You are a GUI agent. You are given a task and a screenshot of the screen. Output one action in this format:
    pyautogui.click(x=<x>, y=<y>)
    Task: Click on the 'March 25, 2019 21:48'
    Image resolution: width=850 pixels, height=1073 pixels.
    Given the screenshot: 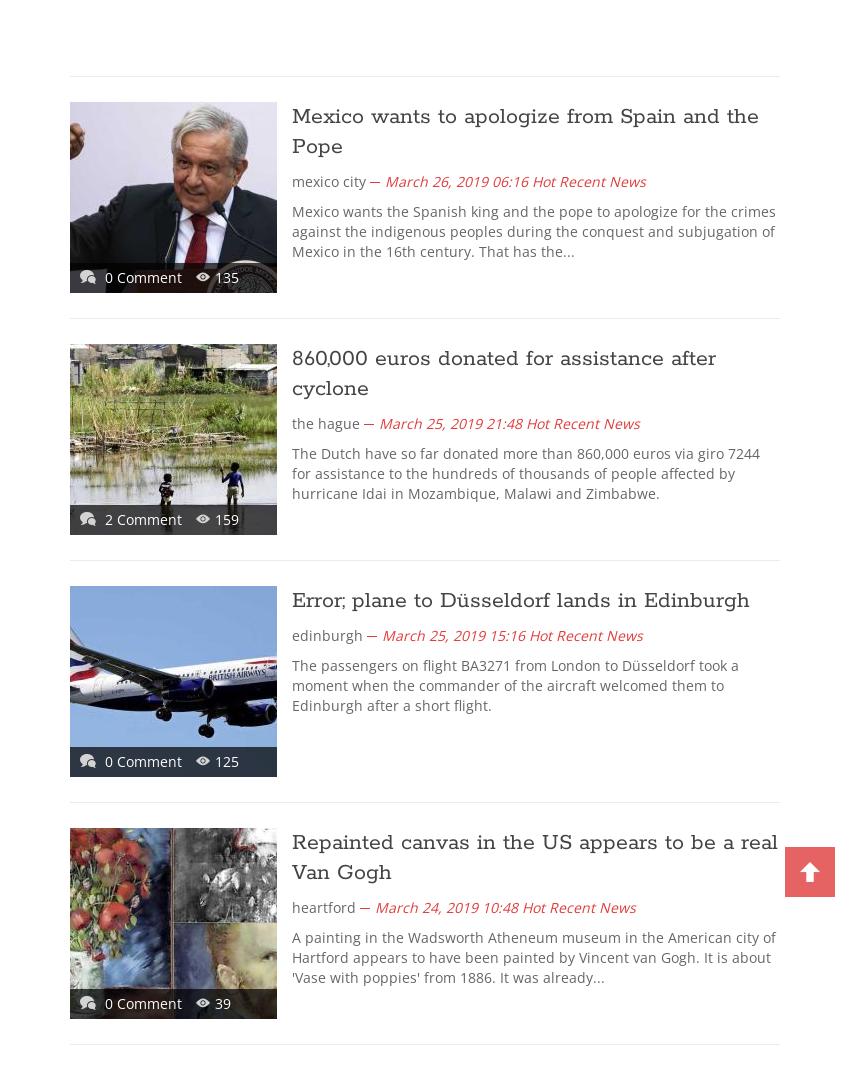 What is the action you would take?
    pyautogui.click(x=449, y=423)
    